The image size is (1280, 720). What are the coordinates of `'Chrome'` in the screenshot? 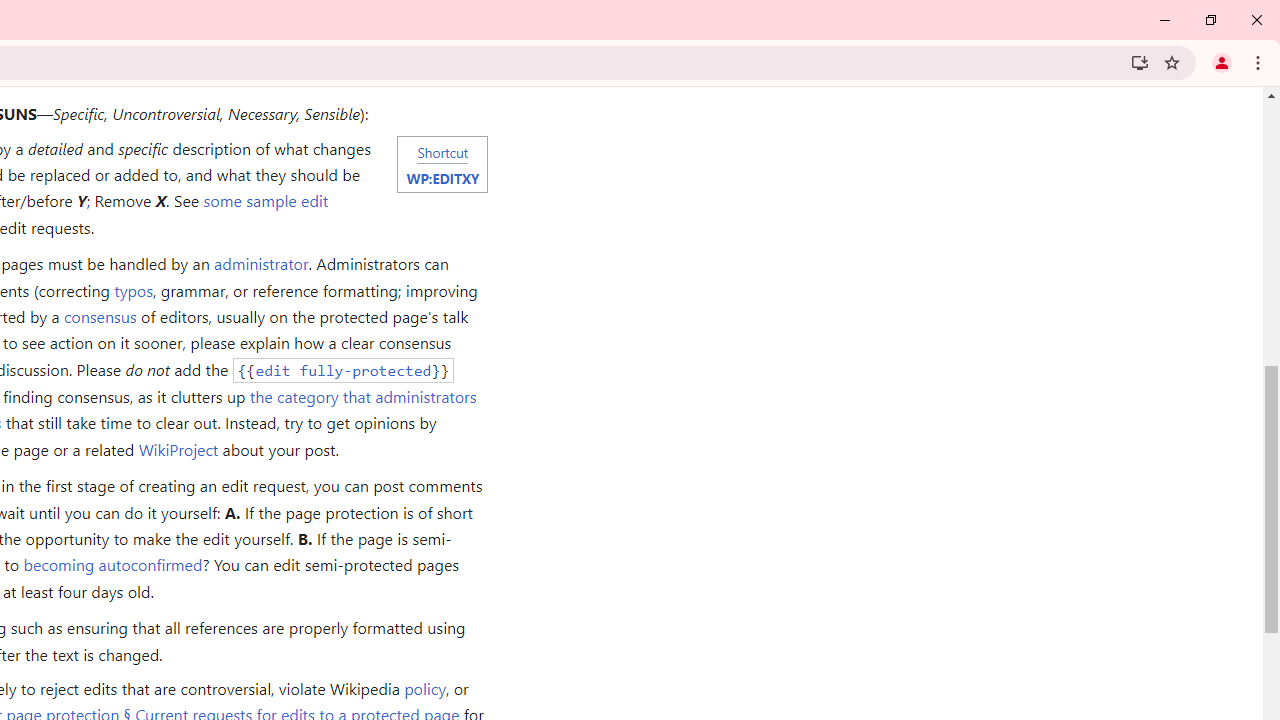 It's located at (1259, 61).